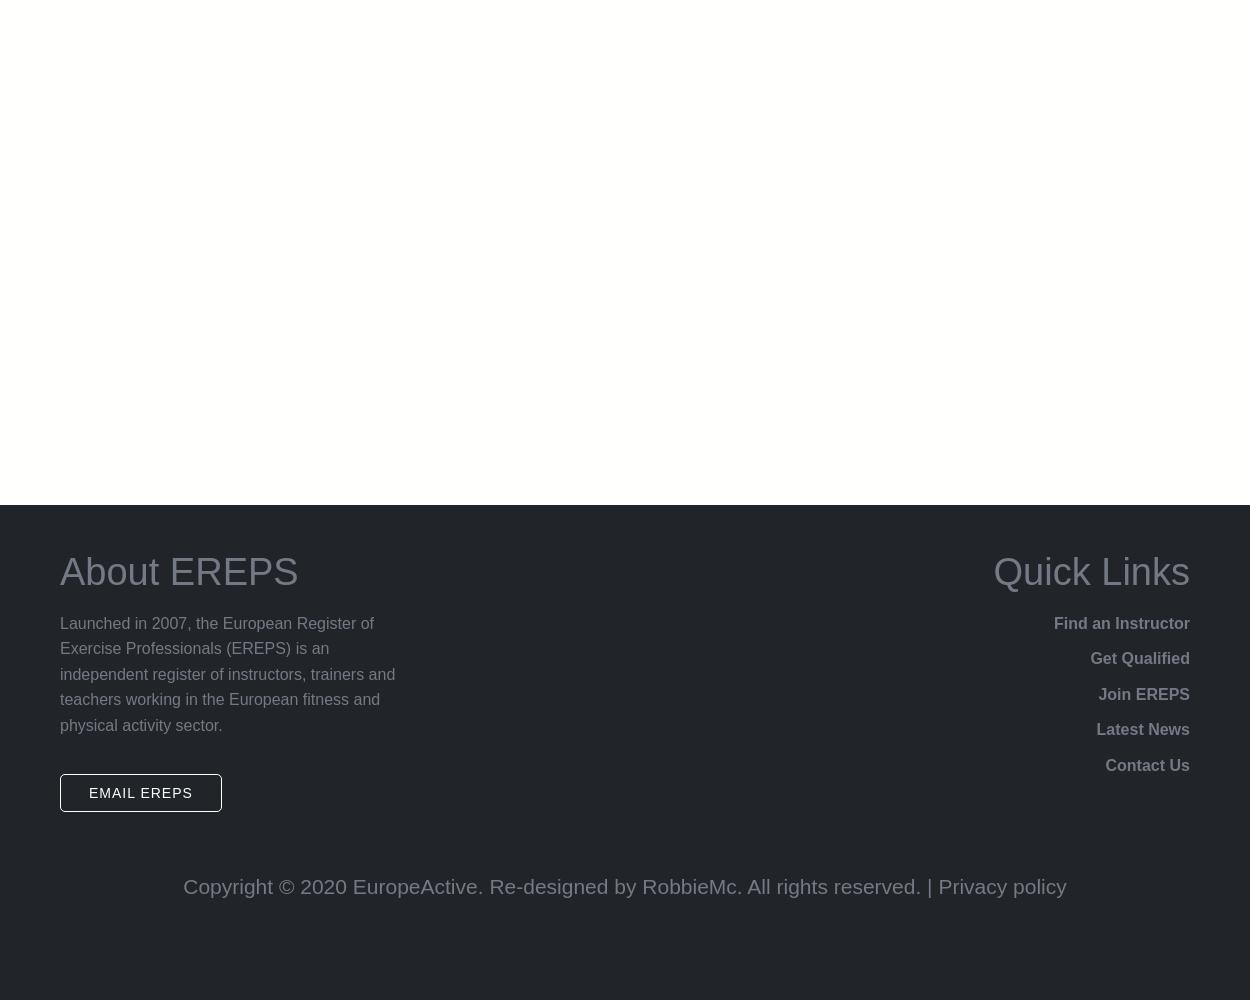 This screenshot has width=1250, height=1000. Describe the element at coordinates (1147, 765) in the screenshot. I see `'Contact Us'` at that location.